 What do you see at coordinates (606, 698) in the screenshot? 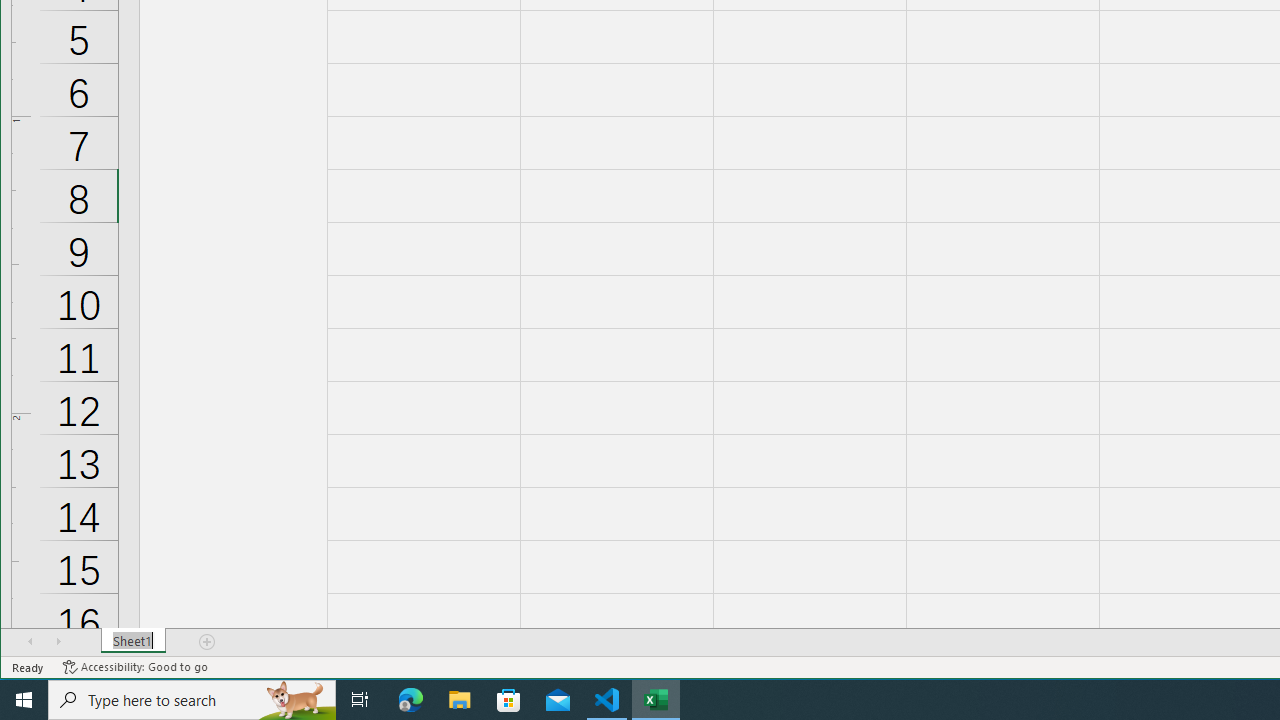
I see `'Visual Studio Code - 1 running window'` at bounding box center [606, 698].